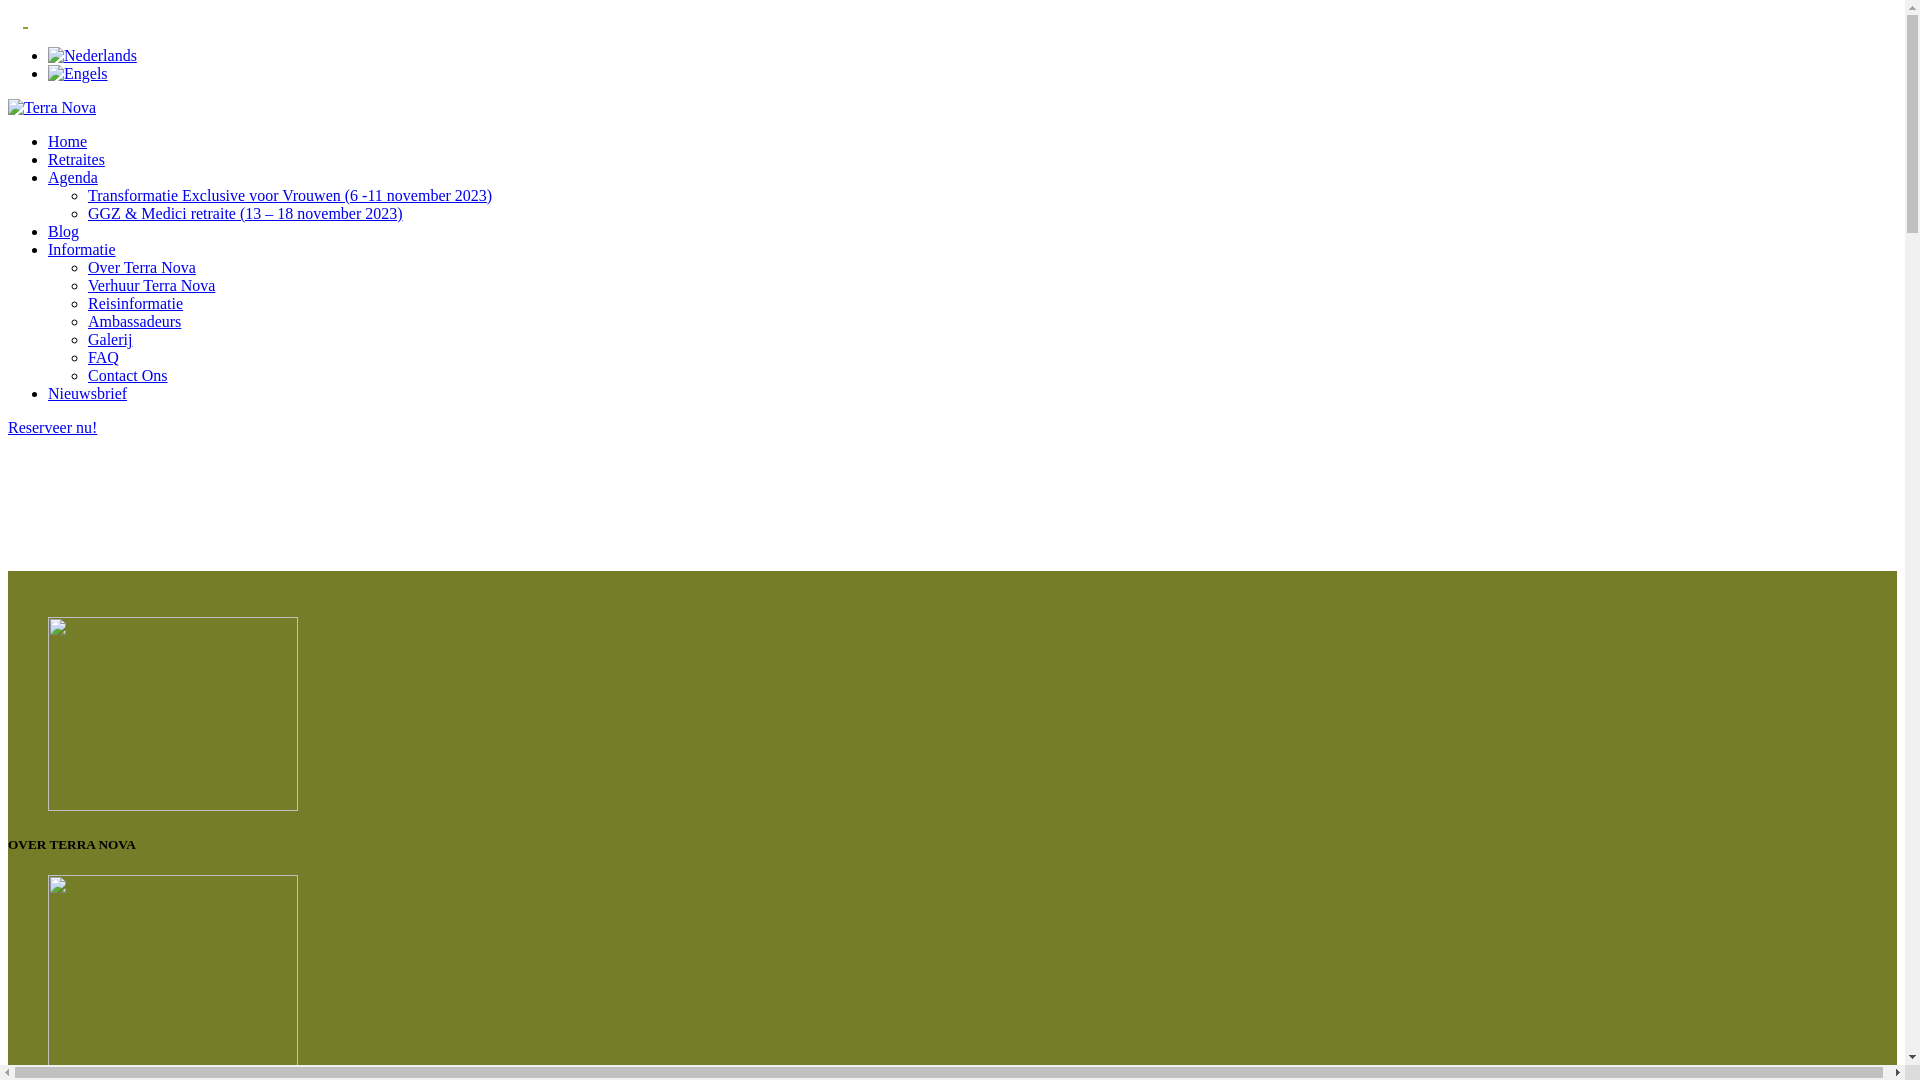  What do you see at coordinates (134, 303) in the screenshot?
I see `'Reisinformatie'` at bounding box center [134, 303].